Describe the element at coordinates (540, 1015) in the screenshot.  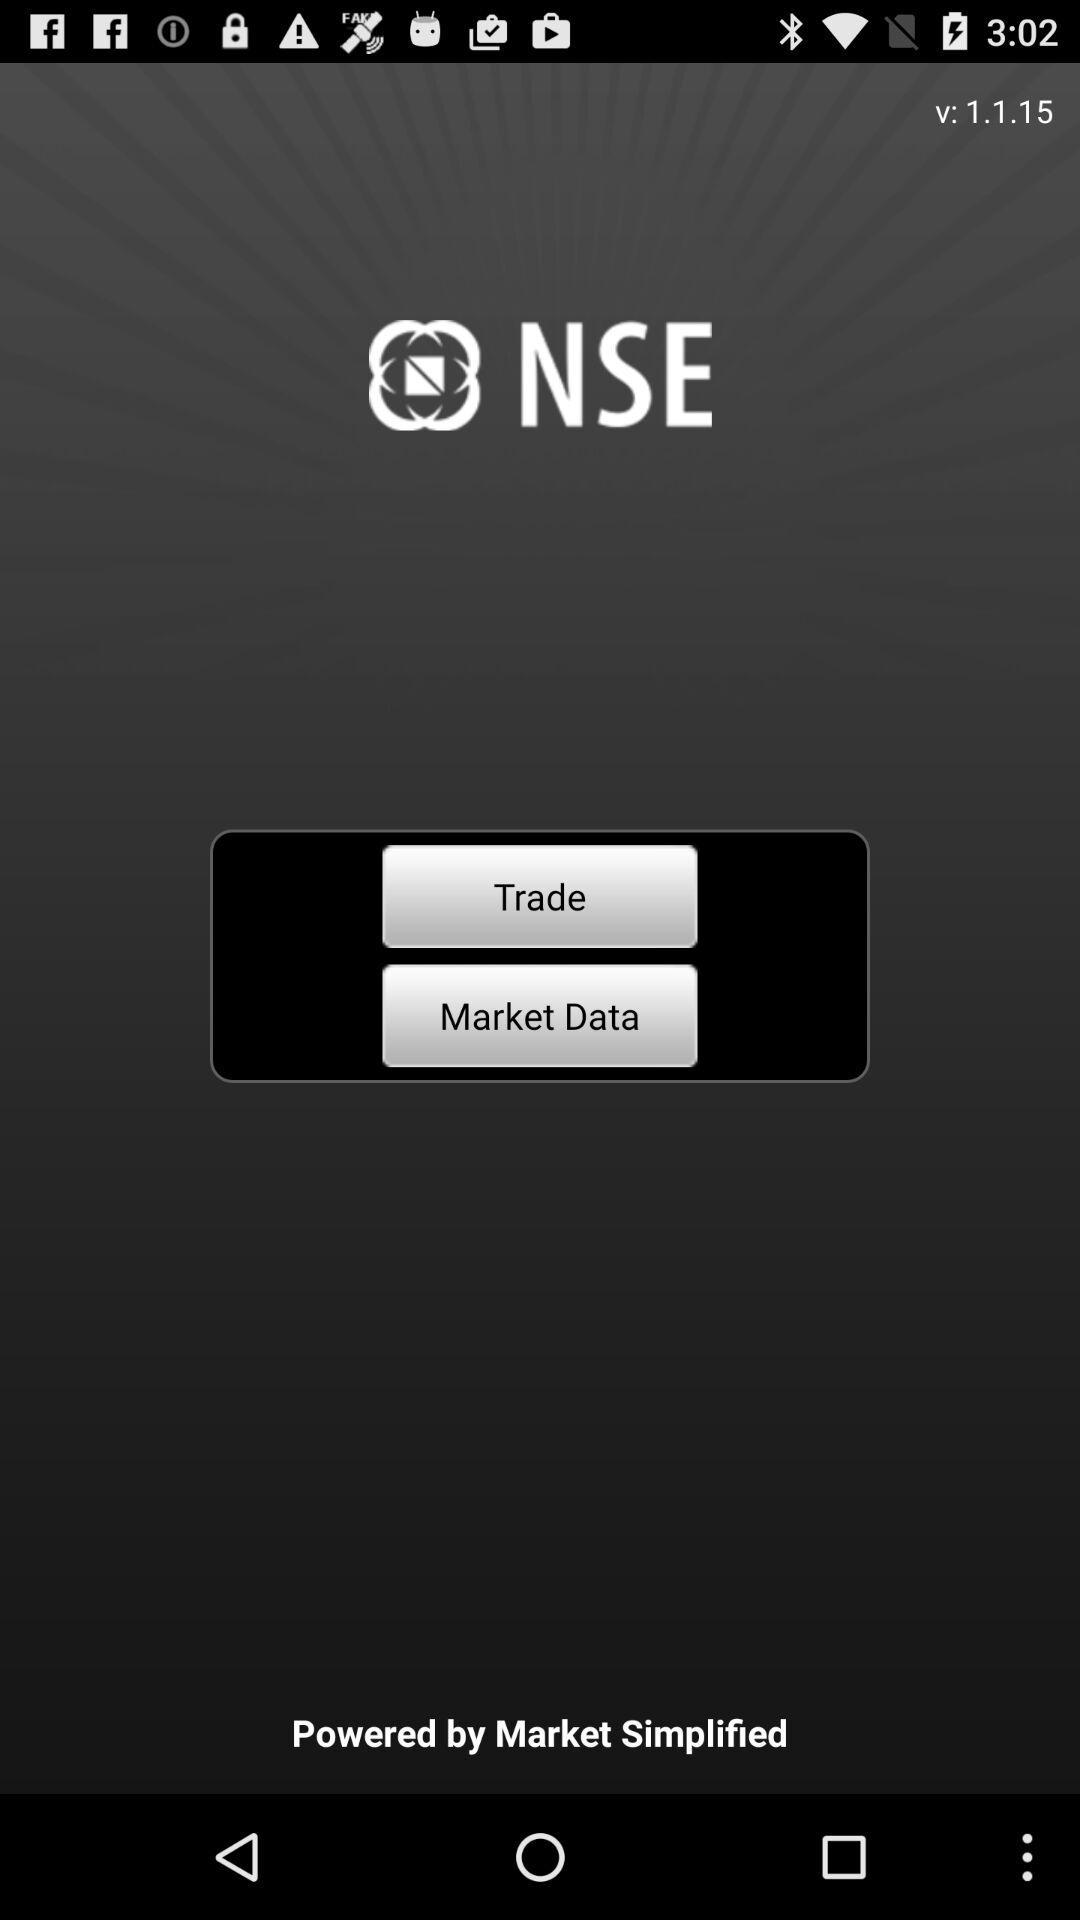
I see `market data button` at that location.